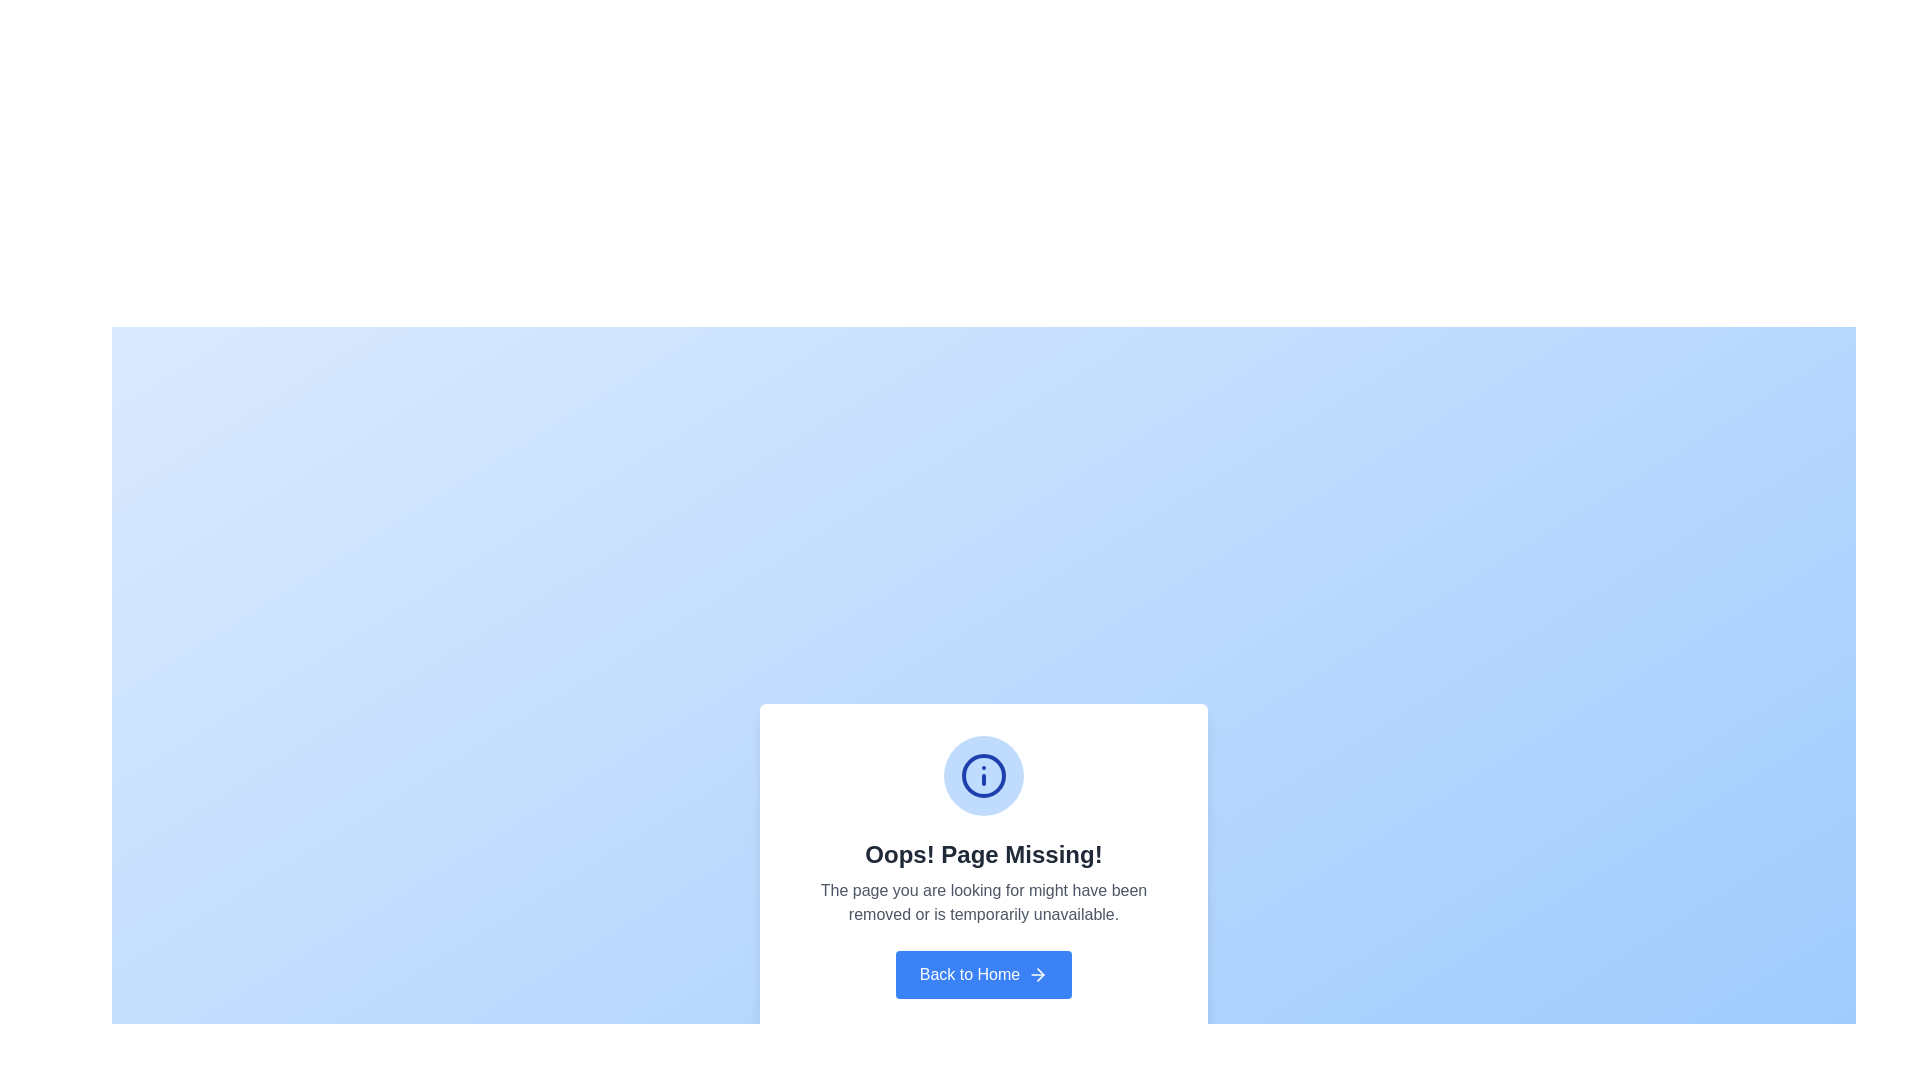  I want to click on the informational SVG icon located in the center of the blue circular icon at the top of the panel, which is above the message text and button, so click(983, 774).